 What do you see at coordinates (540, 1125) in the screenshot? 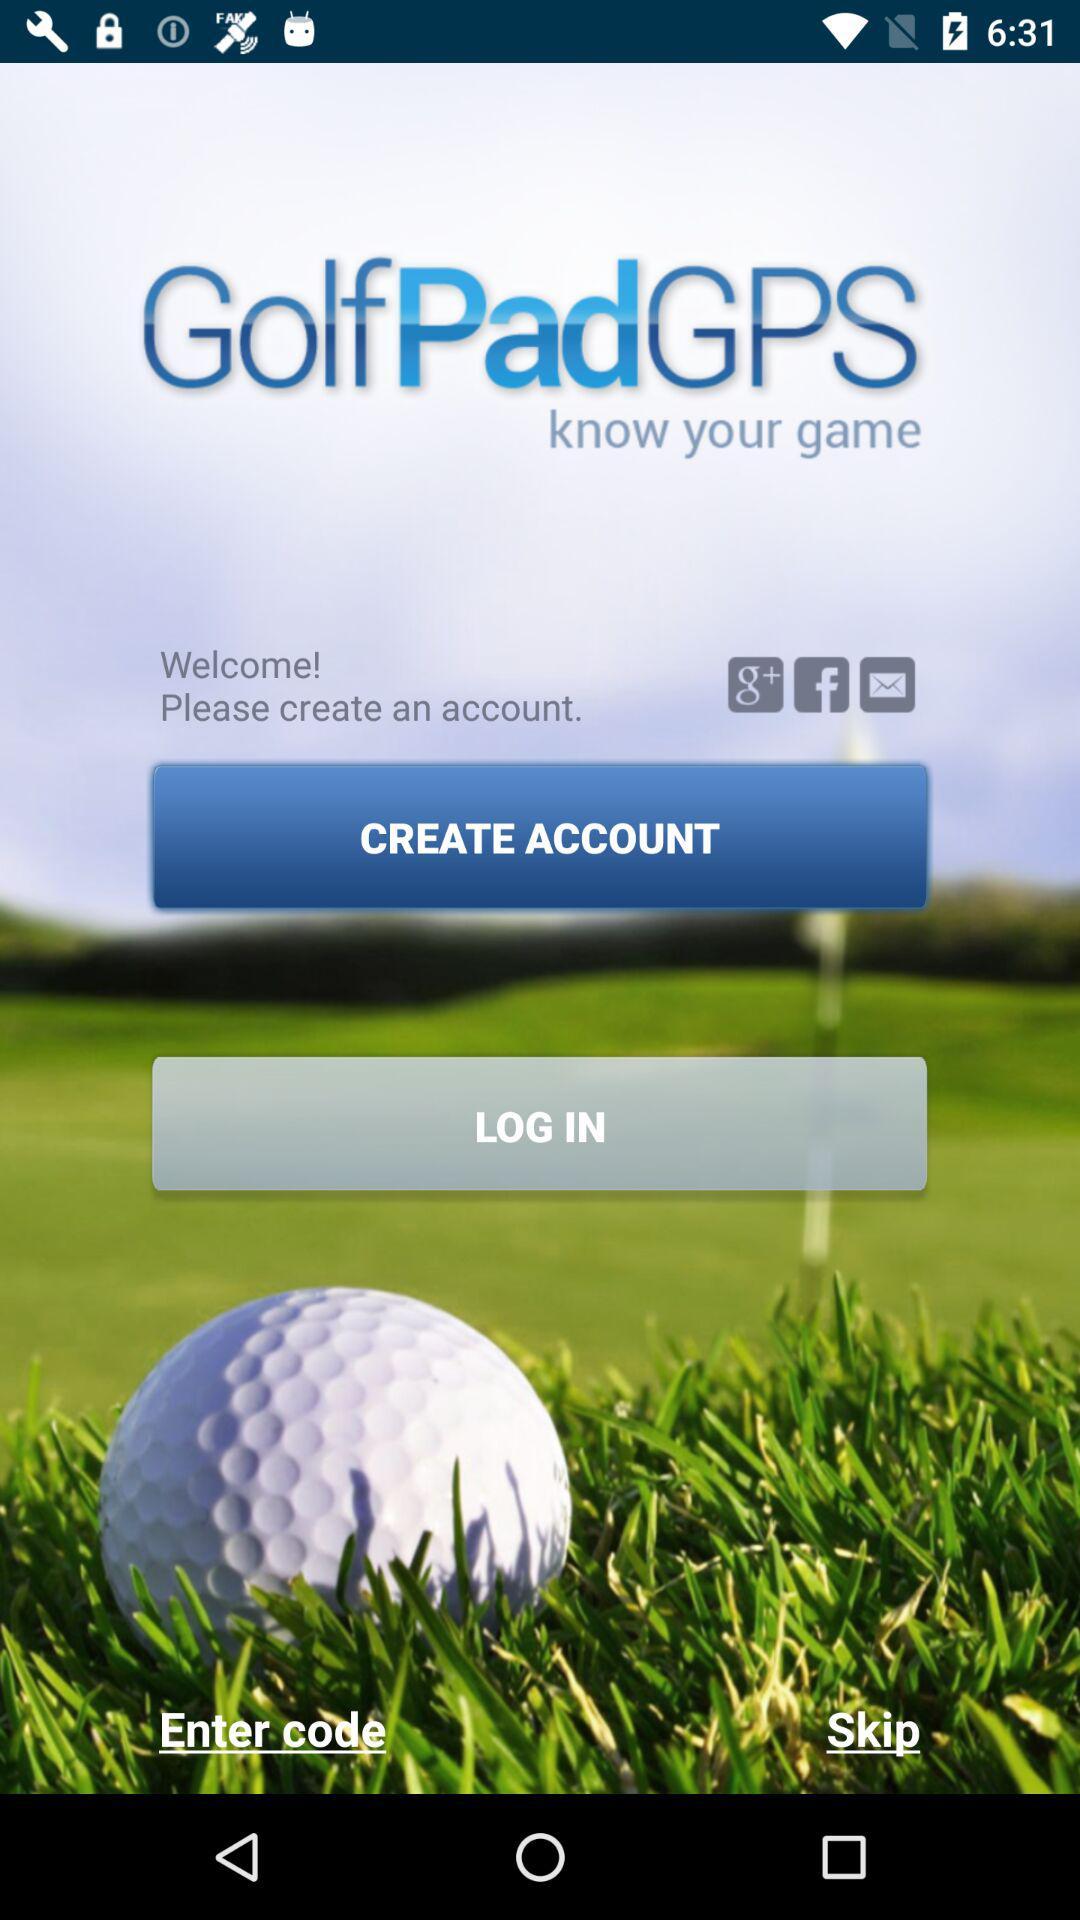
I see `item below create account` at bounding box center [540, 1125].